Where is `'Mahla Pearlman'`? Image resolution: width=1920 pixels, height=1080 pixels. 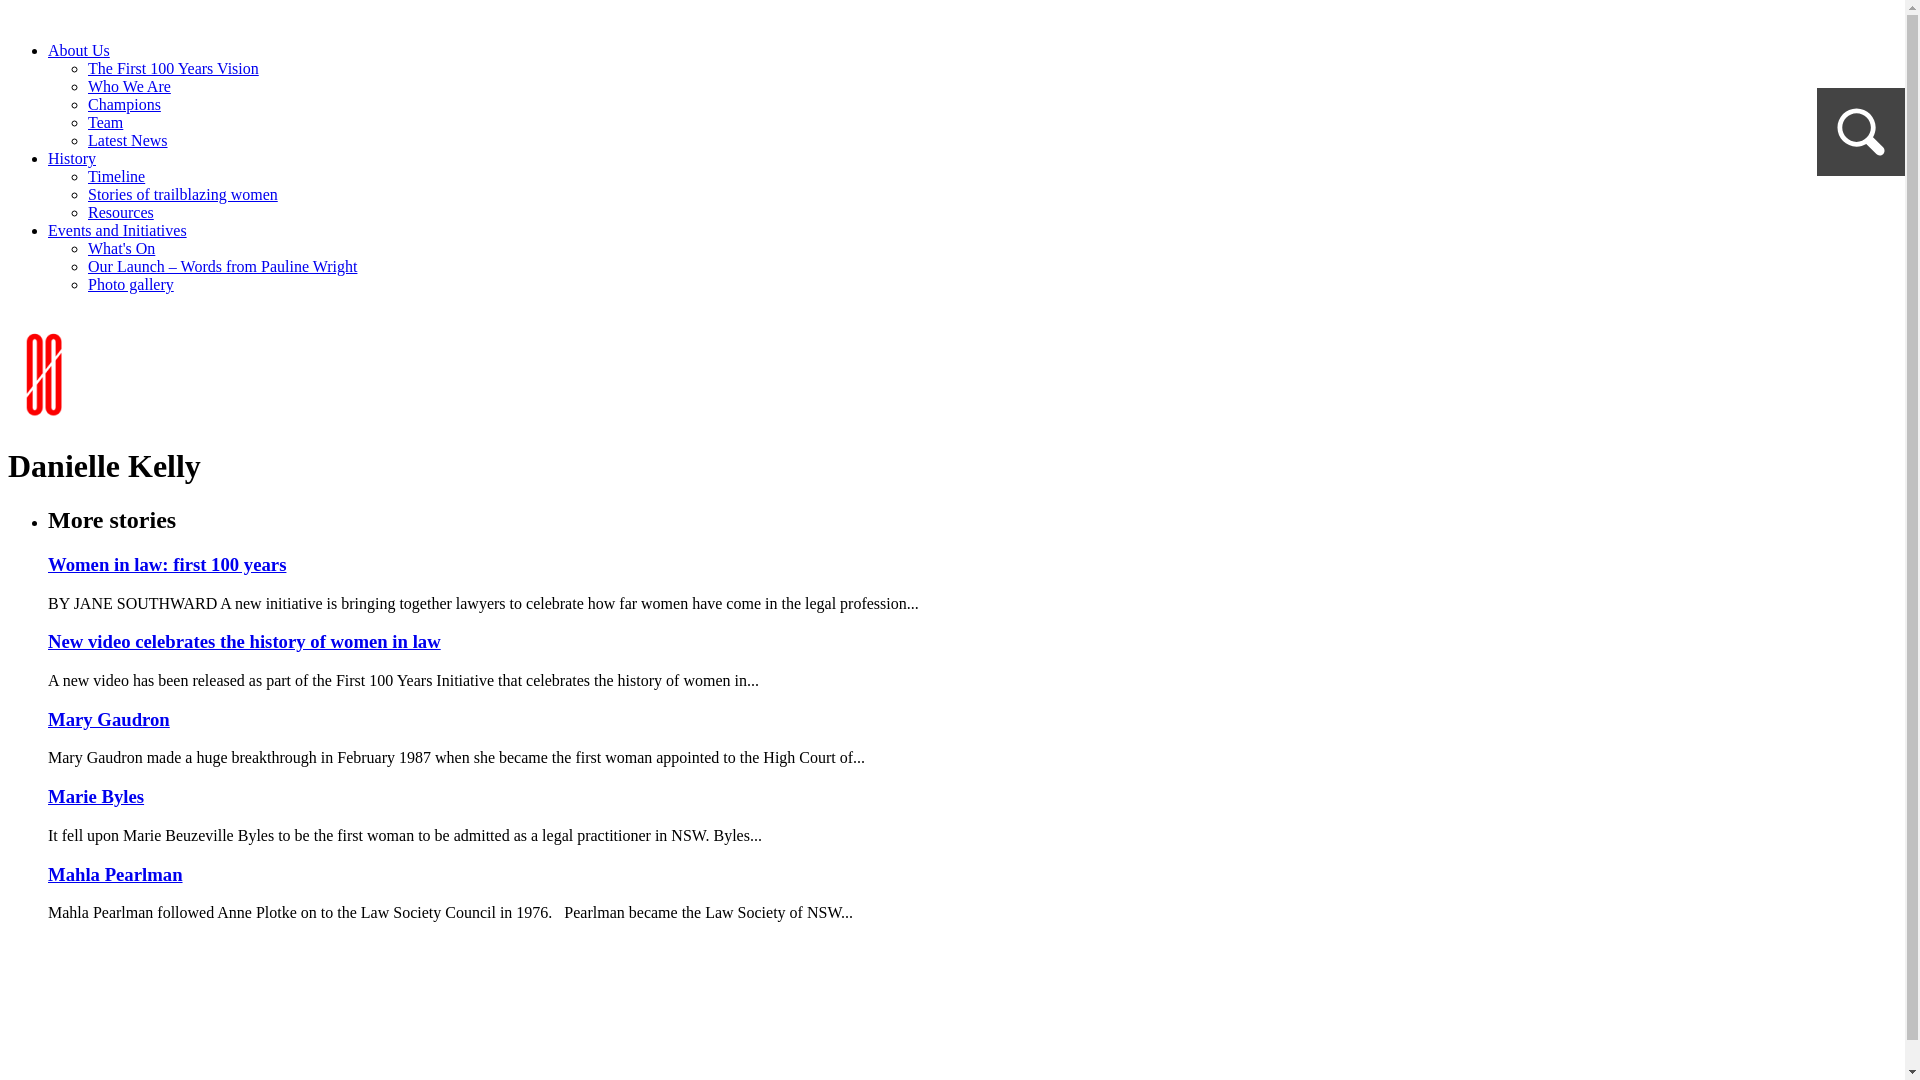
'Mahla Pearlman' is located at coordinates (114, 873).